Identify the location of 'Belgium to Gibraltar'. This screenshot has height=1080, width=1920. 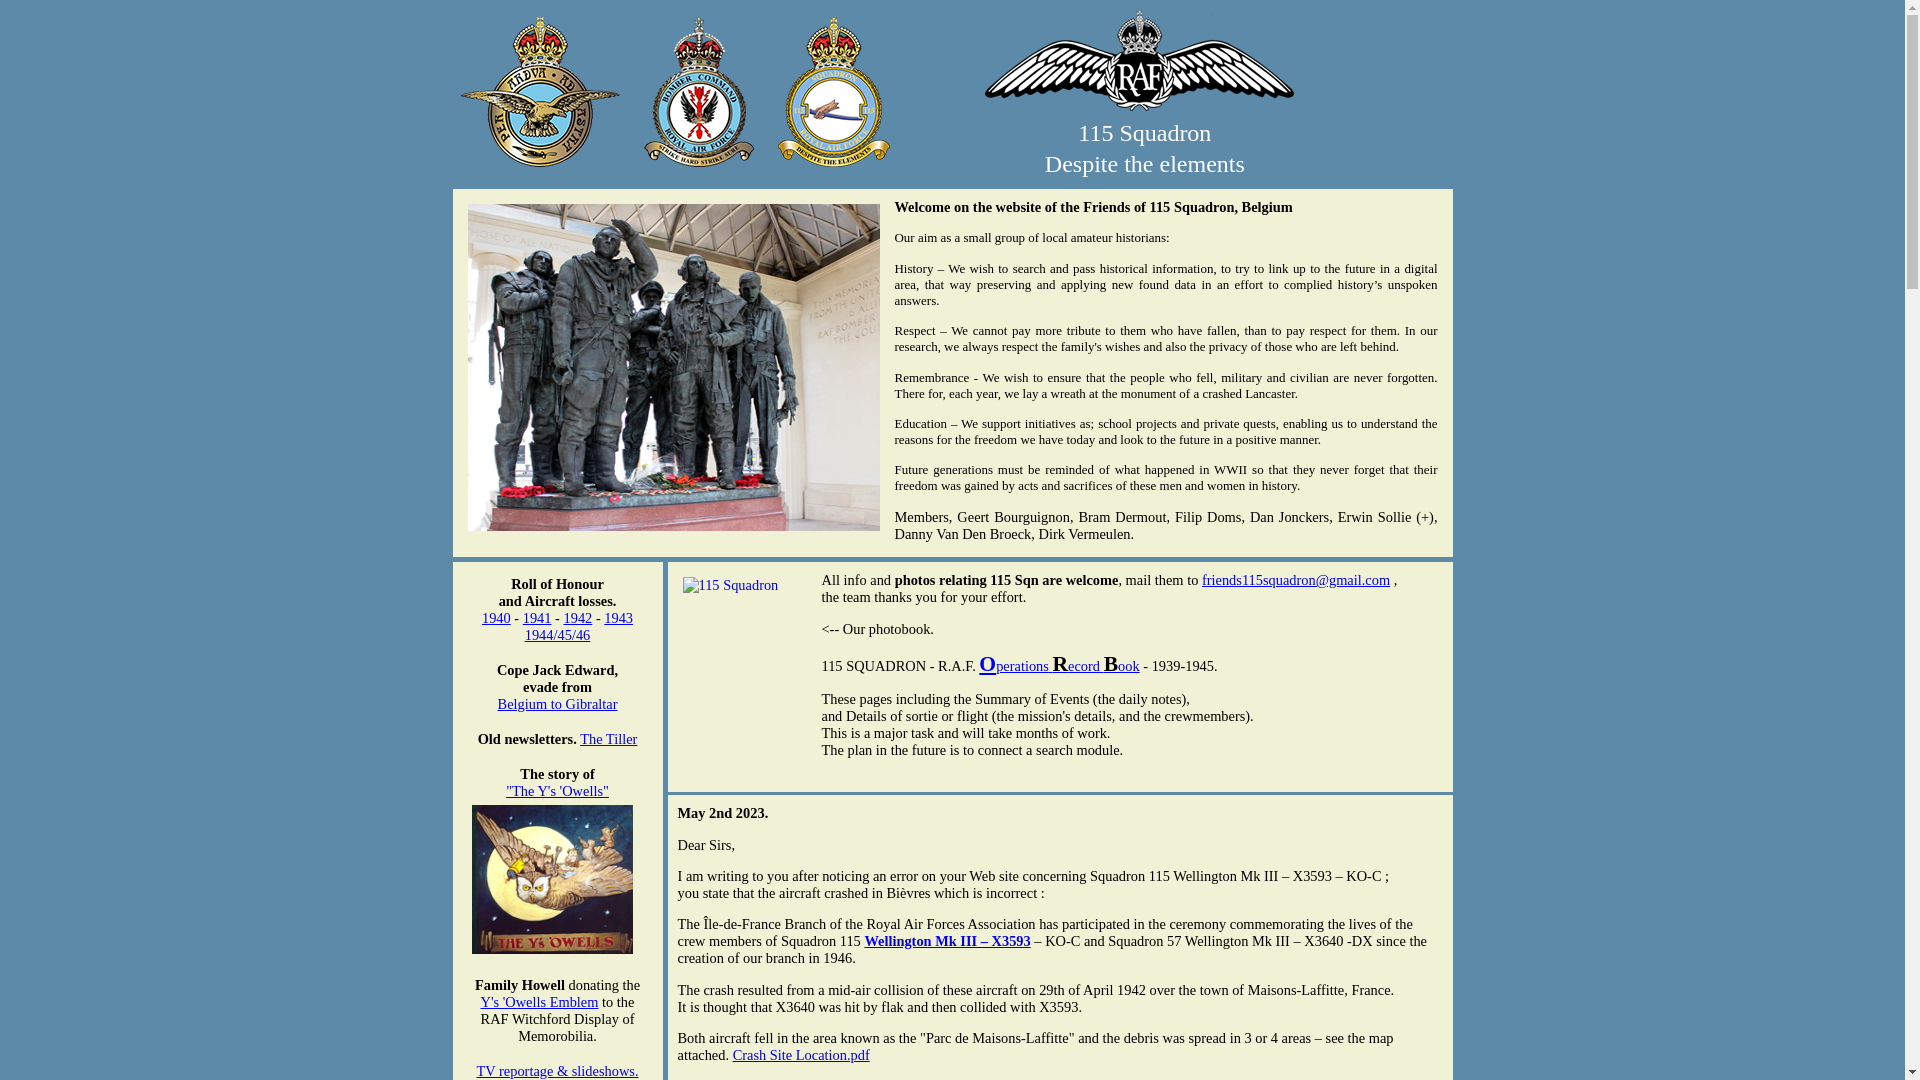
(557, 703).